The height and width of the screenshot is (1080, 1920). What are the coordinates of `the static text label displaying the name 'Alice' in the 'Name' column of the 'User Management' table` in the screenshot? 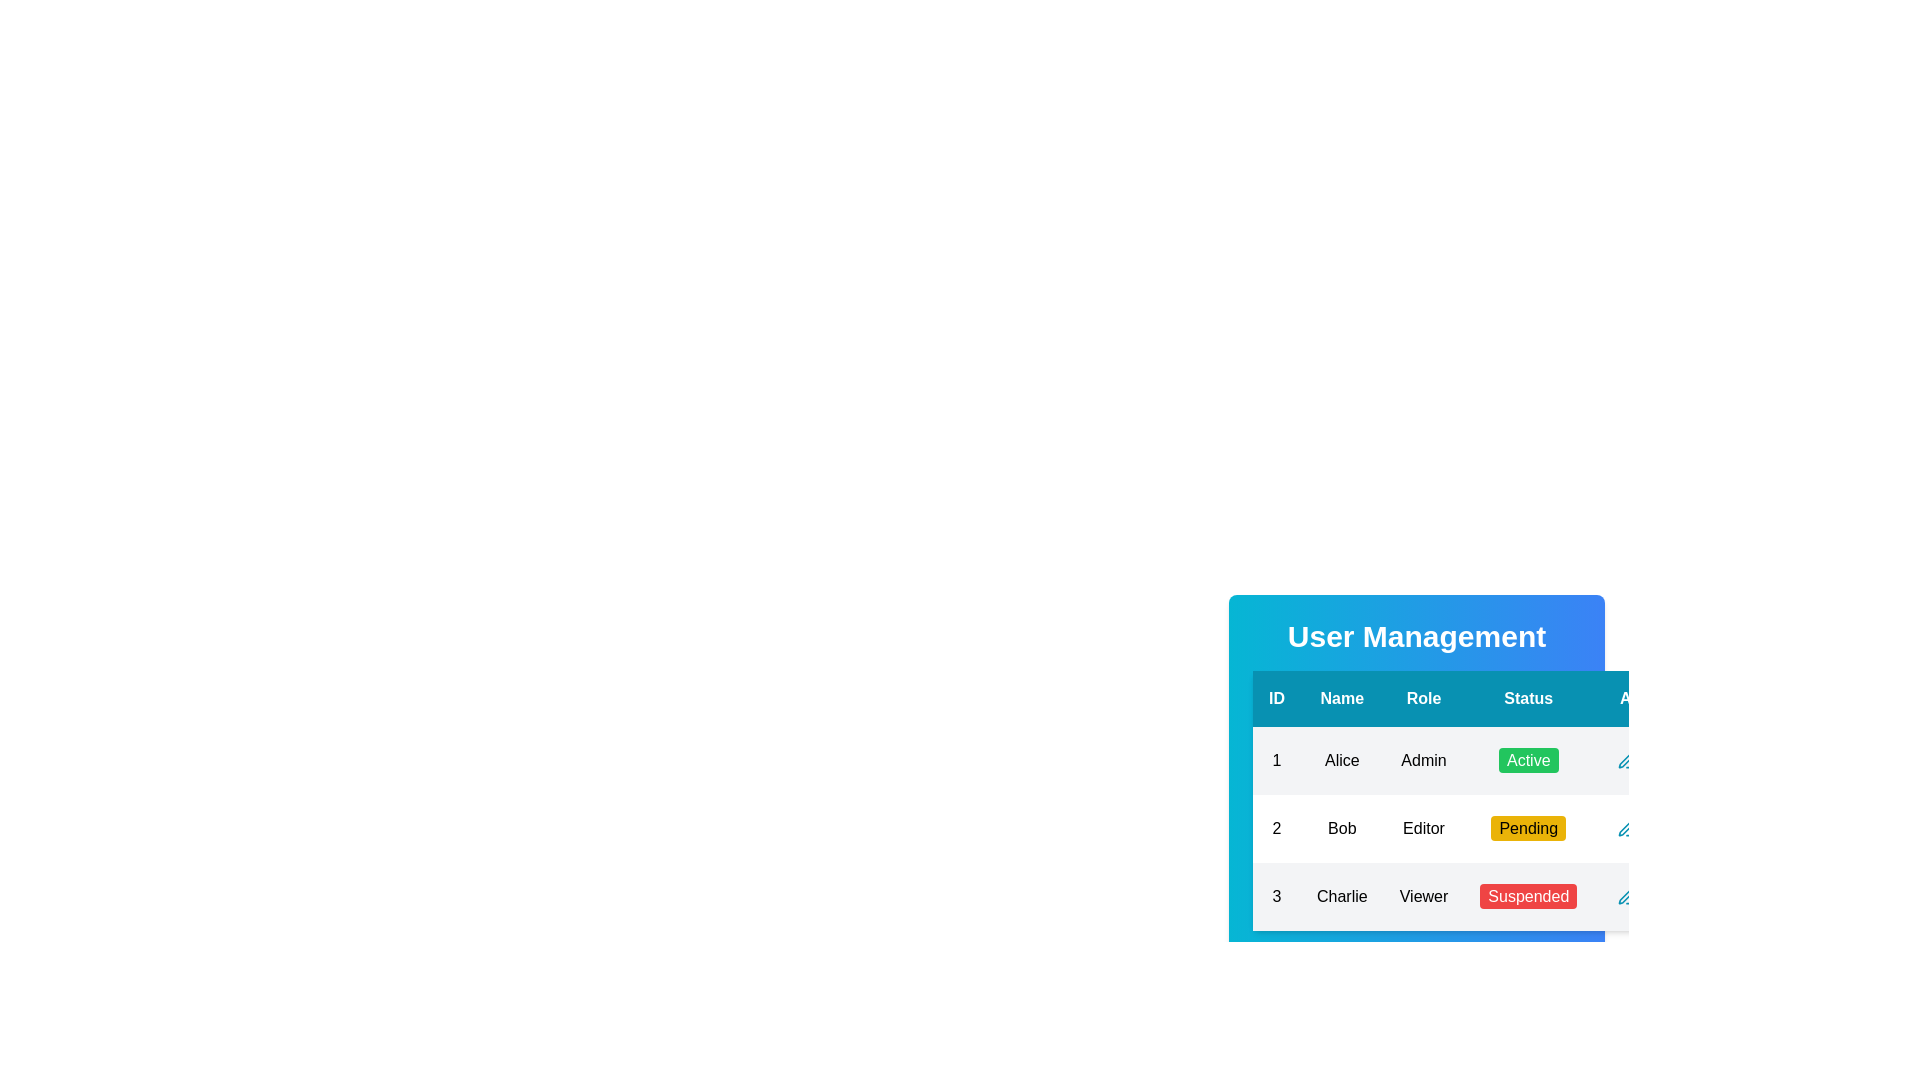 It's located at (1342, 760).